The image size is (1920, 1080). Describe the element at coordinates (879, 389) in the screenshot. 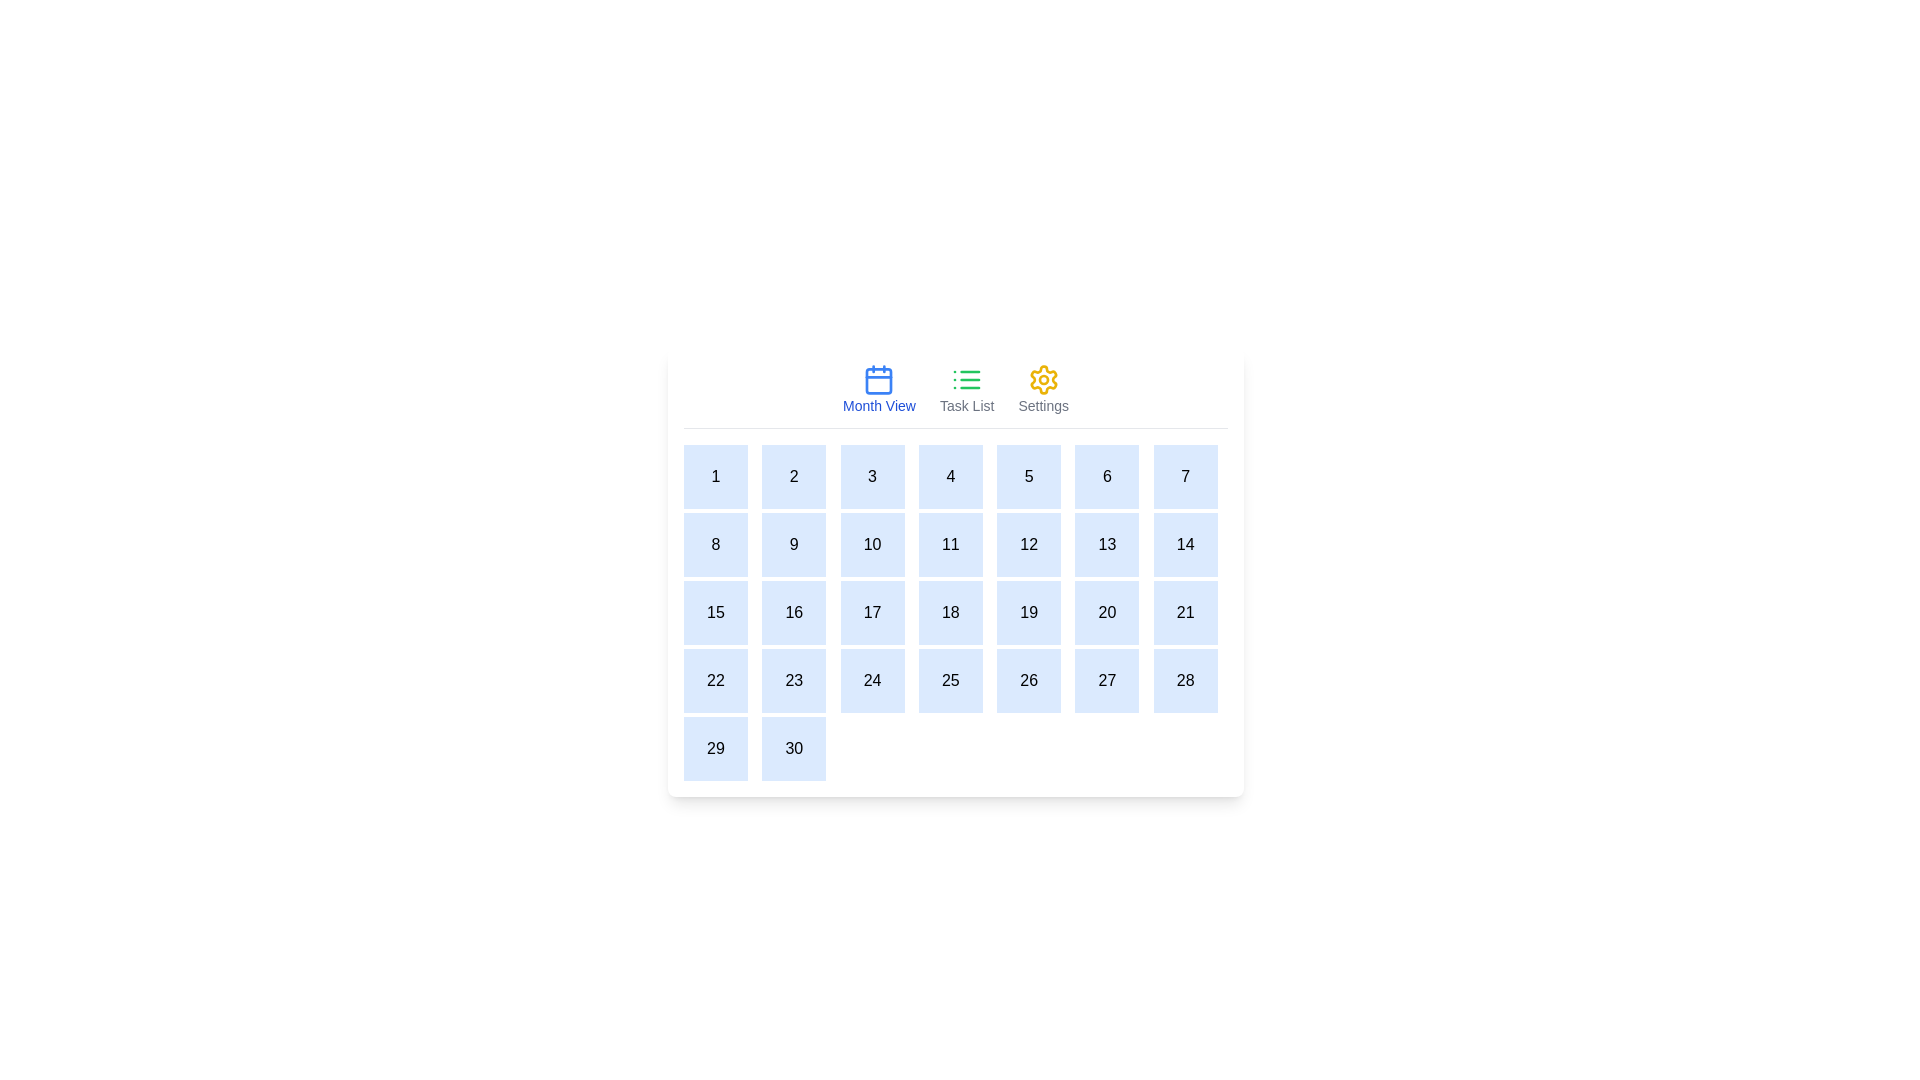

I see `the tab labeled Month View` at that location.